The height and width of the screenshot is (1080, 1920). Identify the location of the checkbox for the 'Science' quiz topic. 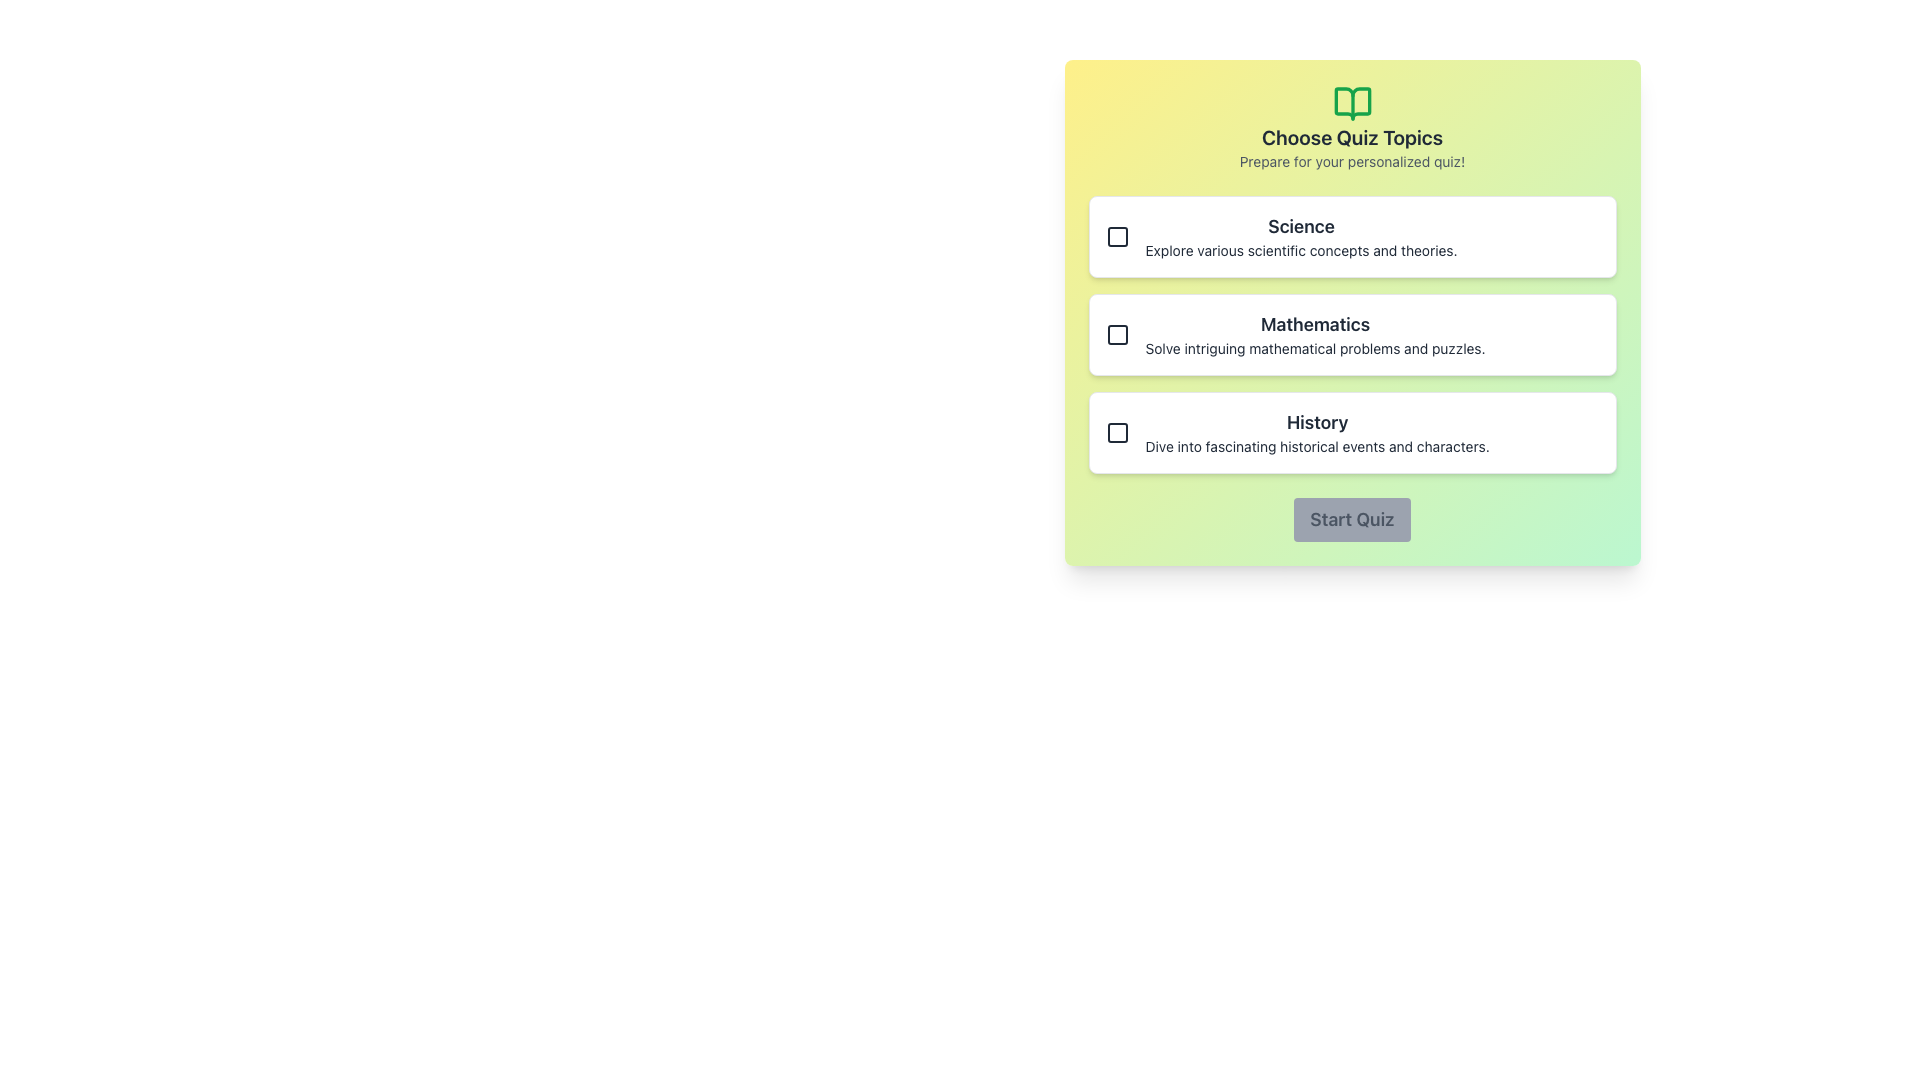
(1116, 235).